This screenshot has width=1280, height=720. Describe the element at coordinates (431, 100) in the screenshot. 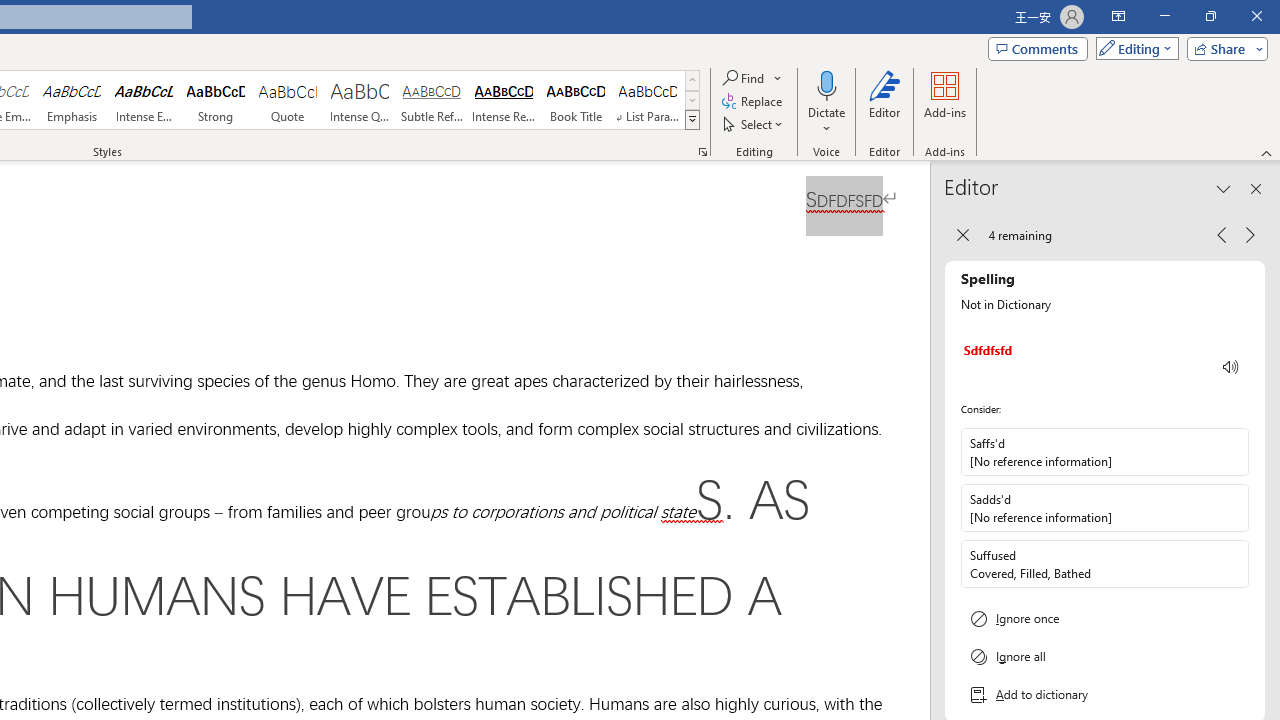

I see `'Subtle Reference'` at that location.